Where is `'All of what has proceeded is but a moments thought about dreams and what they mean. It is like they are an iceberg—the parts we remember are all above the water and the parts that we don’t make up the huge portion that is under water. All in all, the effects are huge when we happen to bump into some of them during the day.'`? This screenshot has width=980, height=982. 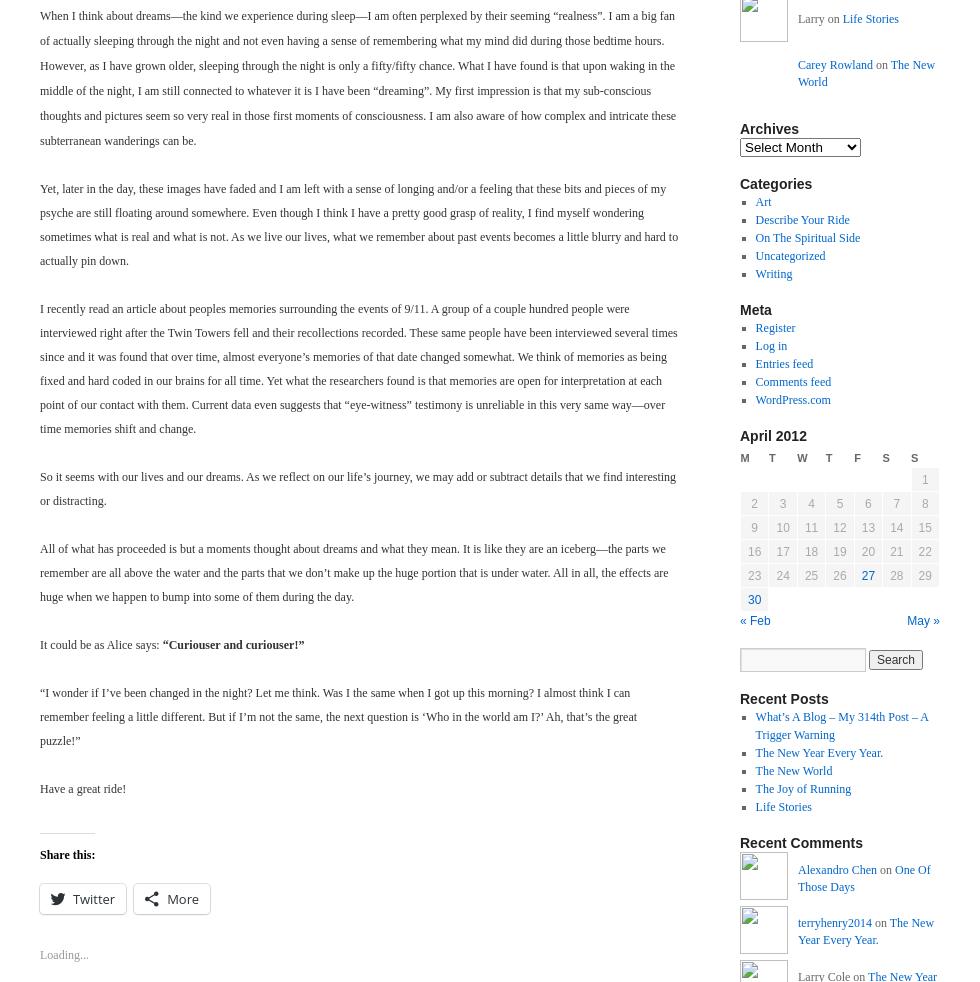 'All of what has proceeded is but a moments thought about dreams and what they mean. It is like they are an iceberg—the parts we remember are all above the water and the parts that we don’t make up the huge portion that is under water. All in all, the effects are huge when we happen to bump into some of them during the day.' is located at coordinates (353, 571).